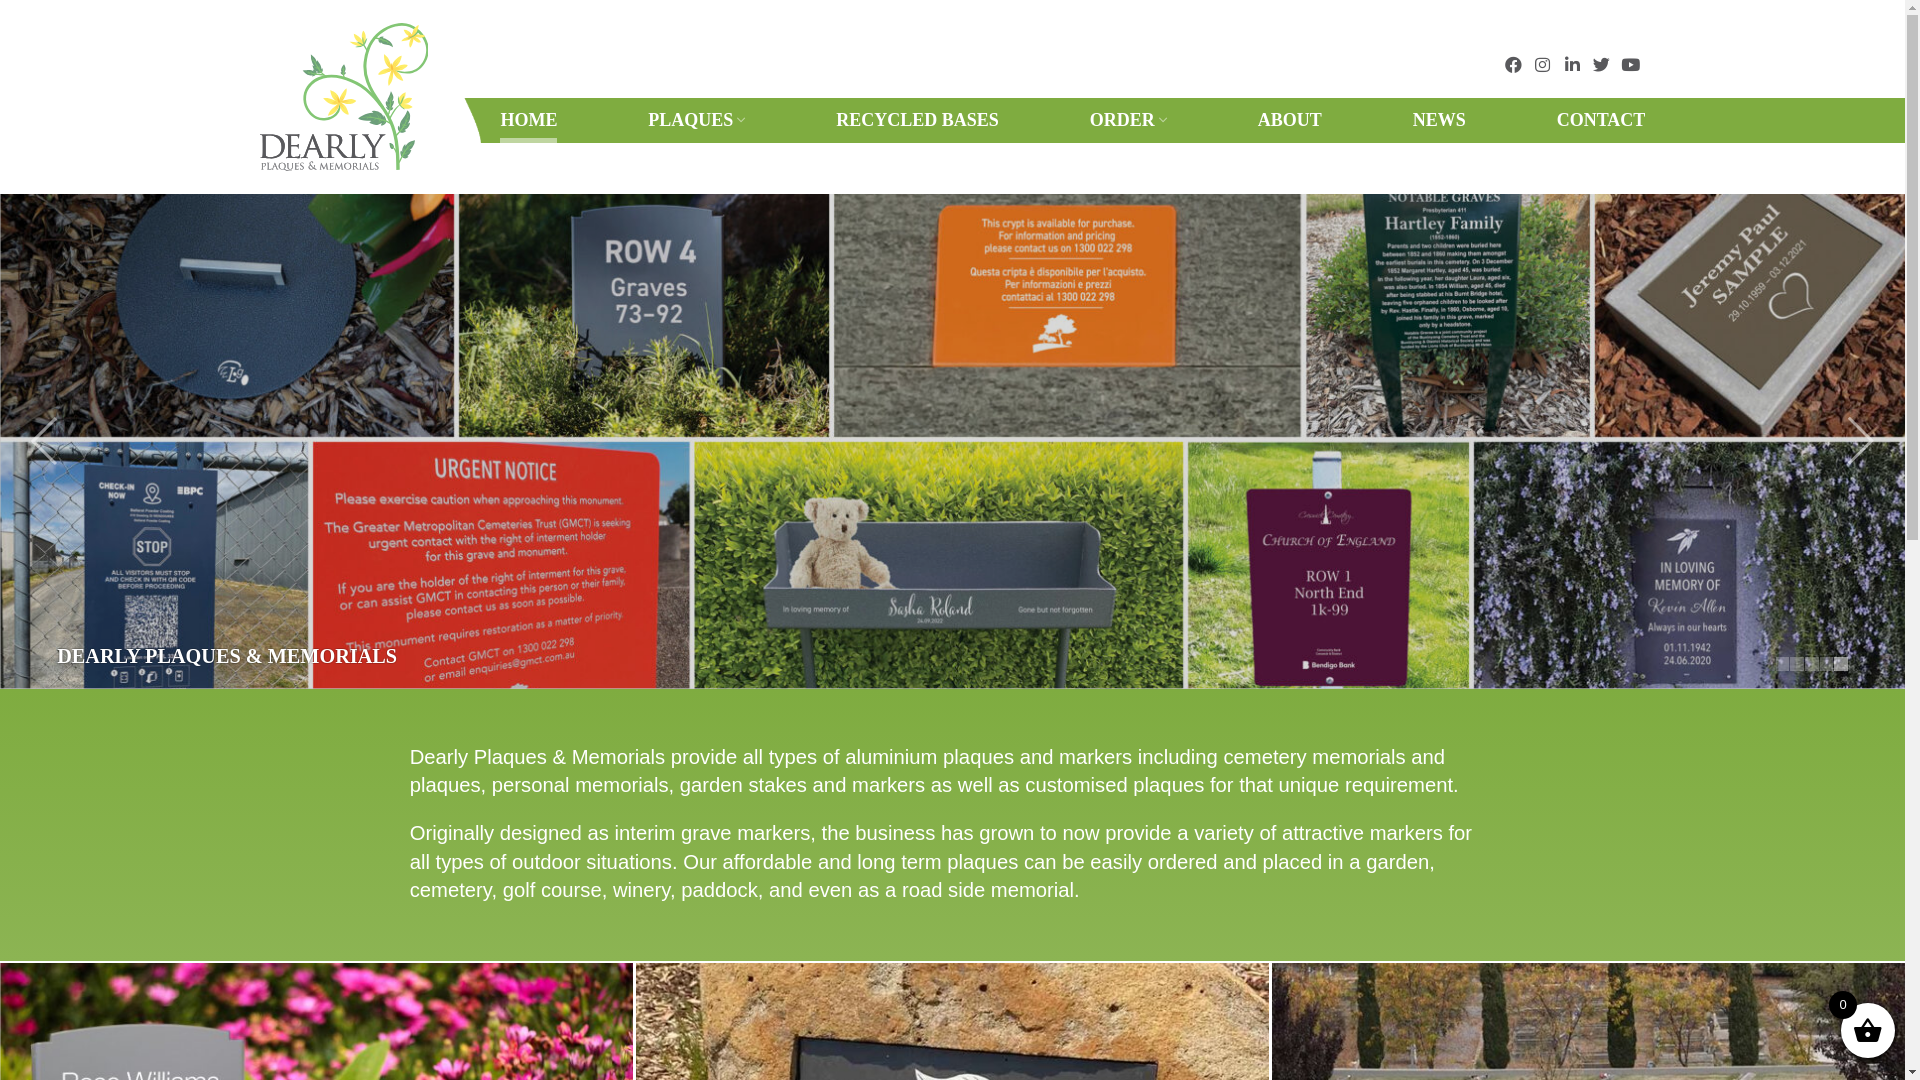 This screenshot has width=1920, height=1080. What do you see at coordinates (1827, 663) in the screenshot?
I see `'4'` at bounding box center [1827, 663].